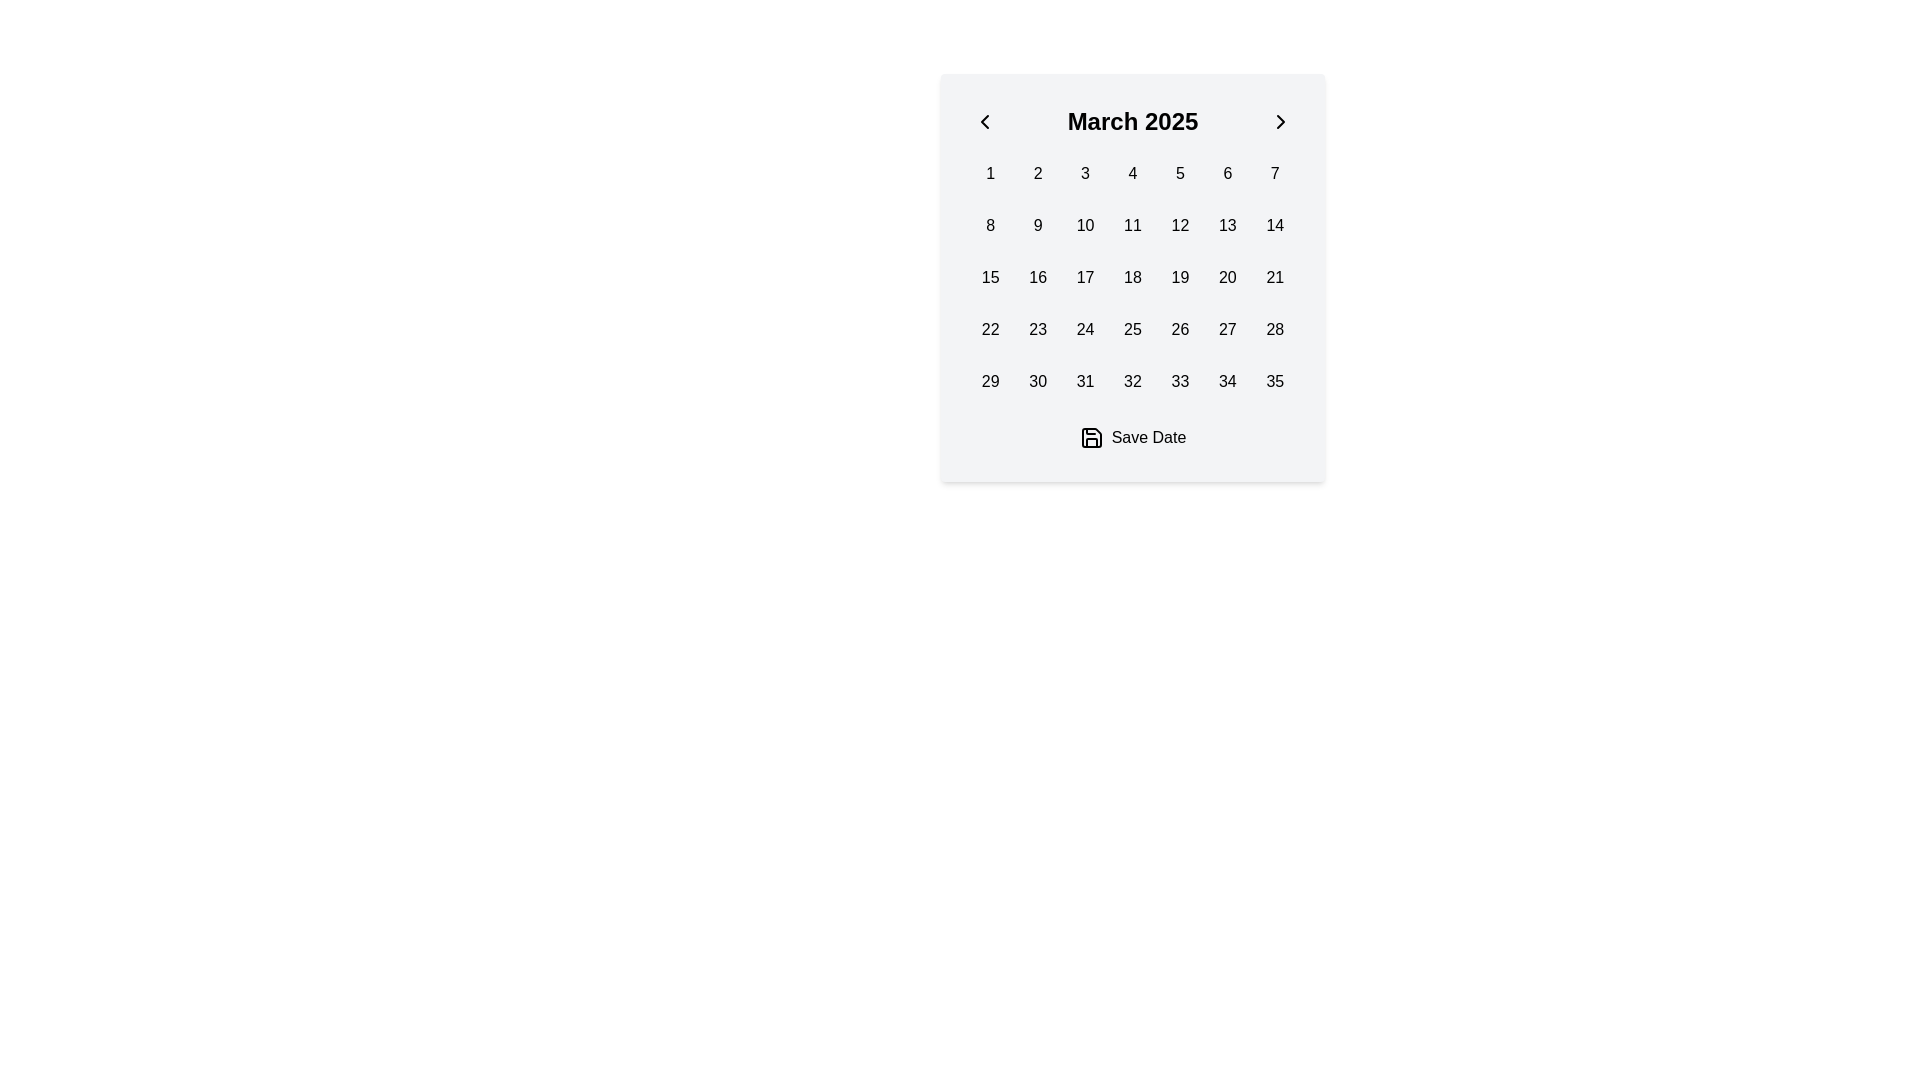  Describe the element at coordinates (1274, 381) in the screenshot. I see `the button located in the bottom-right corner of the calendar grid that represents the date 35` at that location.